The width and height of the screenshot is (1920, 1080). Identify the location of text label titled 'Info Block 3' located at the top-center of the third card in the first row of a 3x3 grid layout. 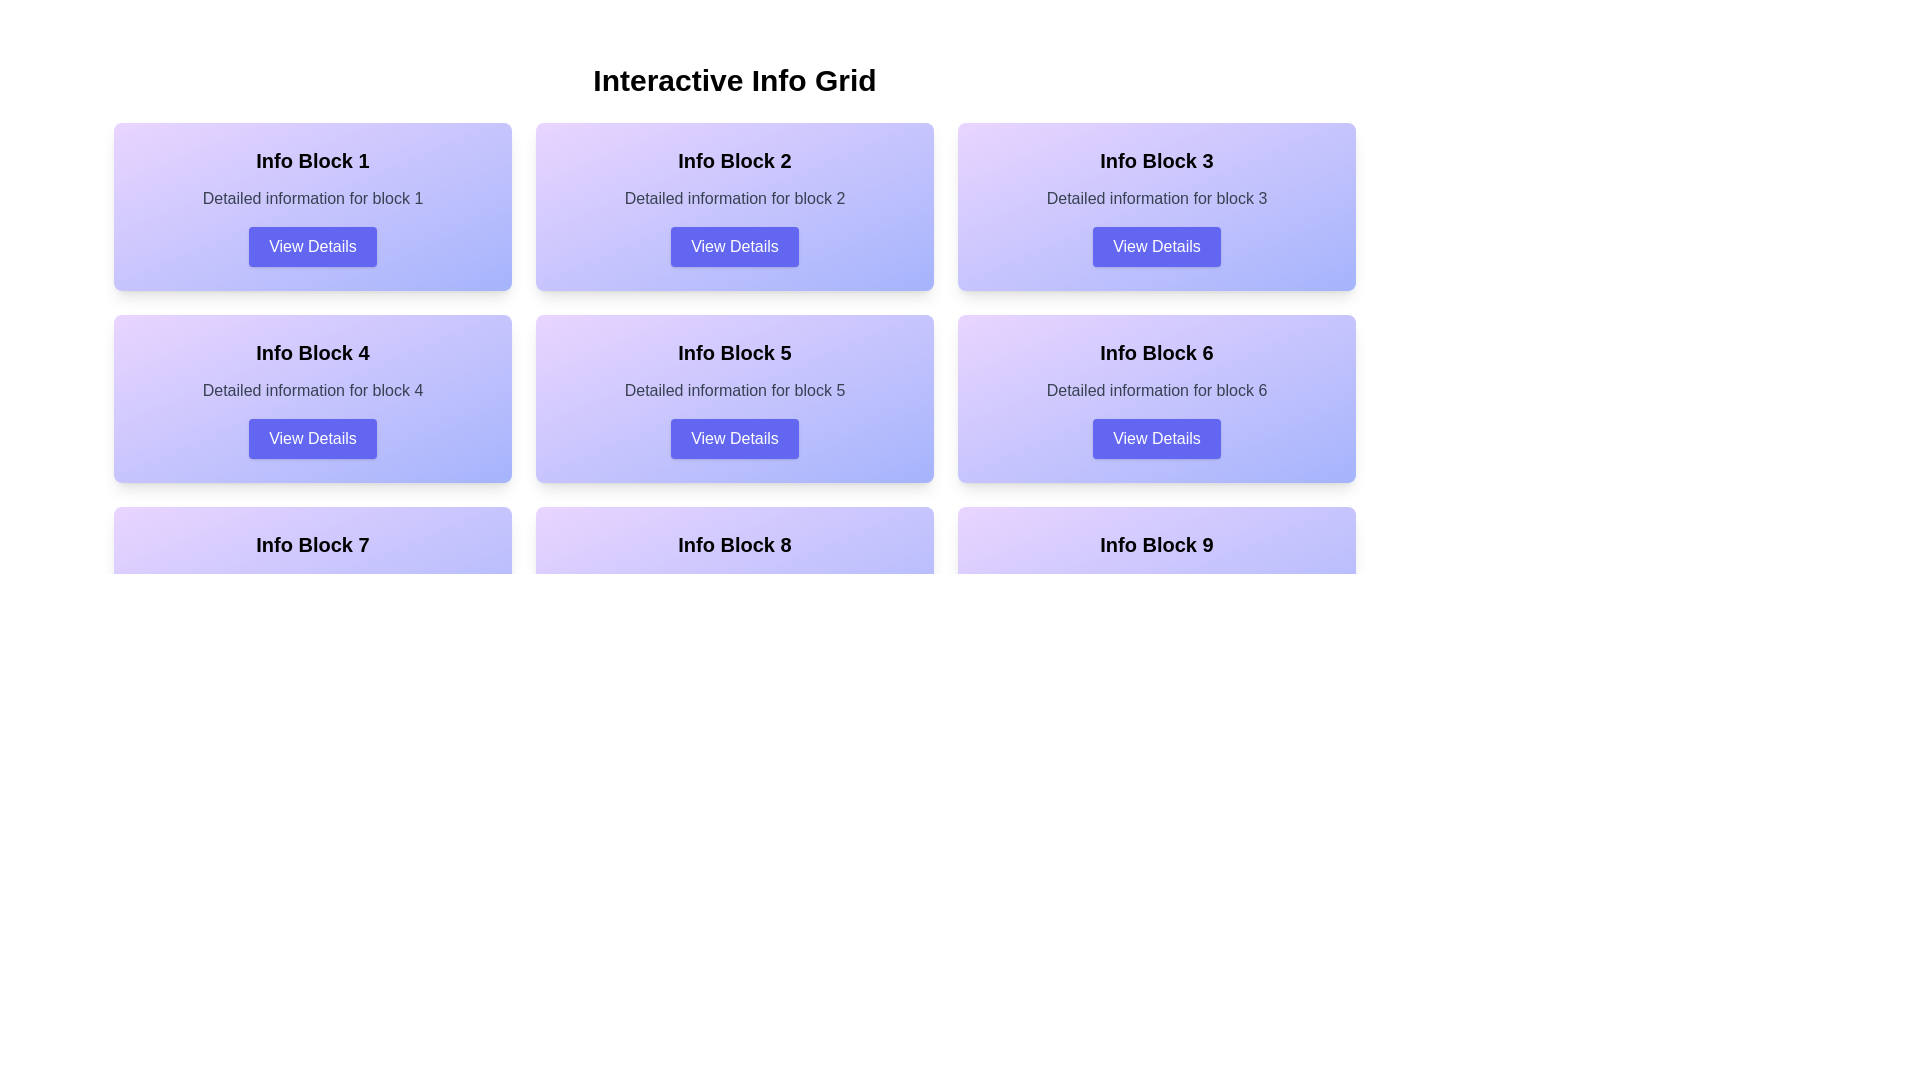
(1156, 160).